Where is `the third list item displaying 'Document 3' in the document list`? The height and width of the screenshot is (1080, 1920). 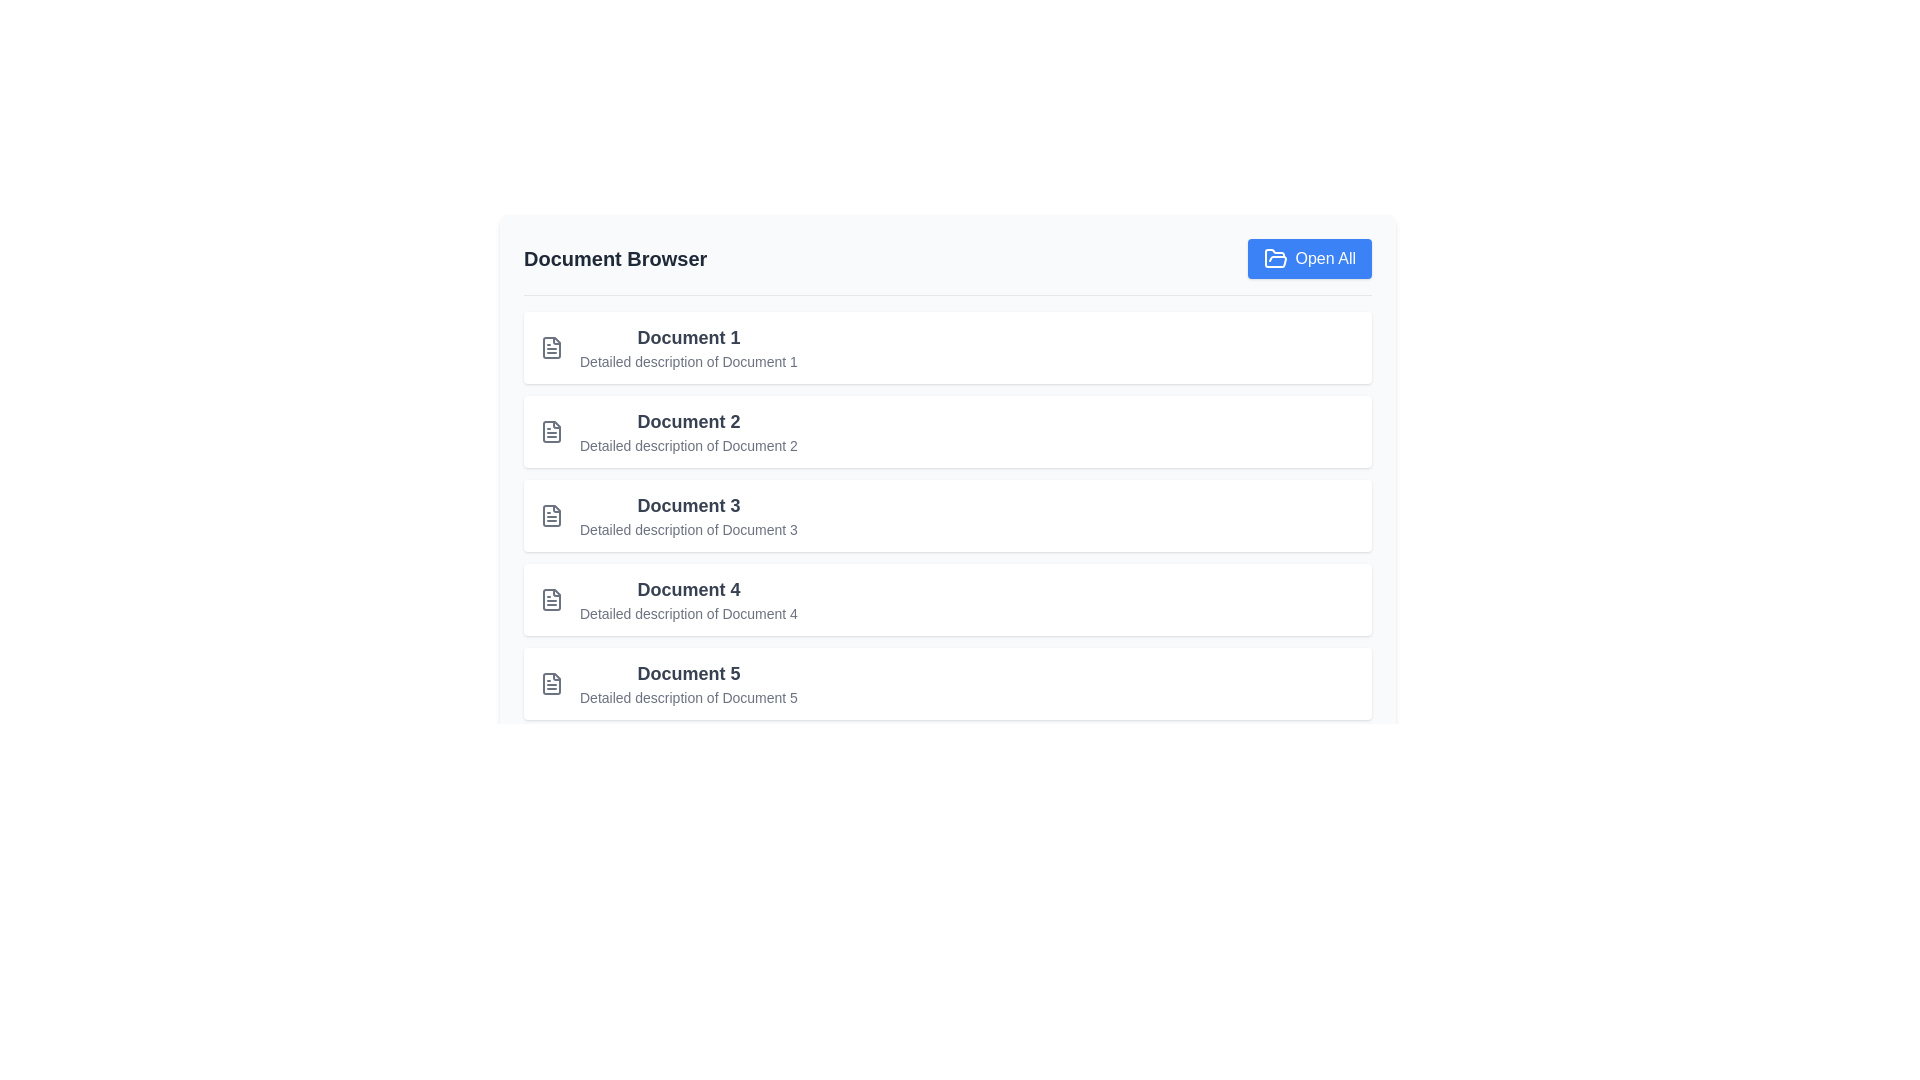
the third list item displaying 'Document 3' in the document list is located at coordinates (947, 515).